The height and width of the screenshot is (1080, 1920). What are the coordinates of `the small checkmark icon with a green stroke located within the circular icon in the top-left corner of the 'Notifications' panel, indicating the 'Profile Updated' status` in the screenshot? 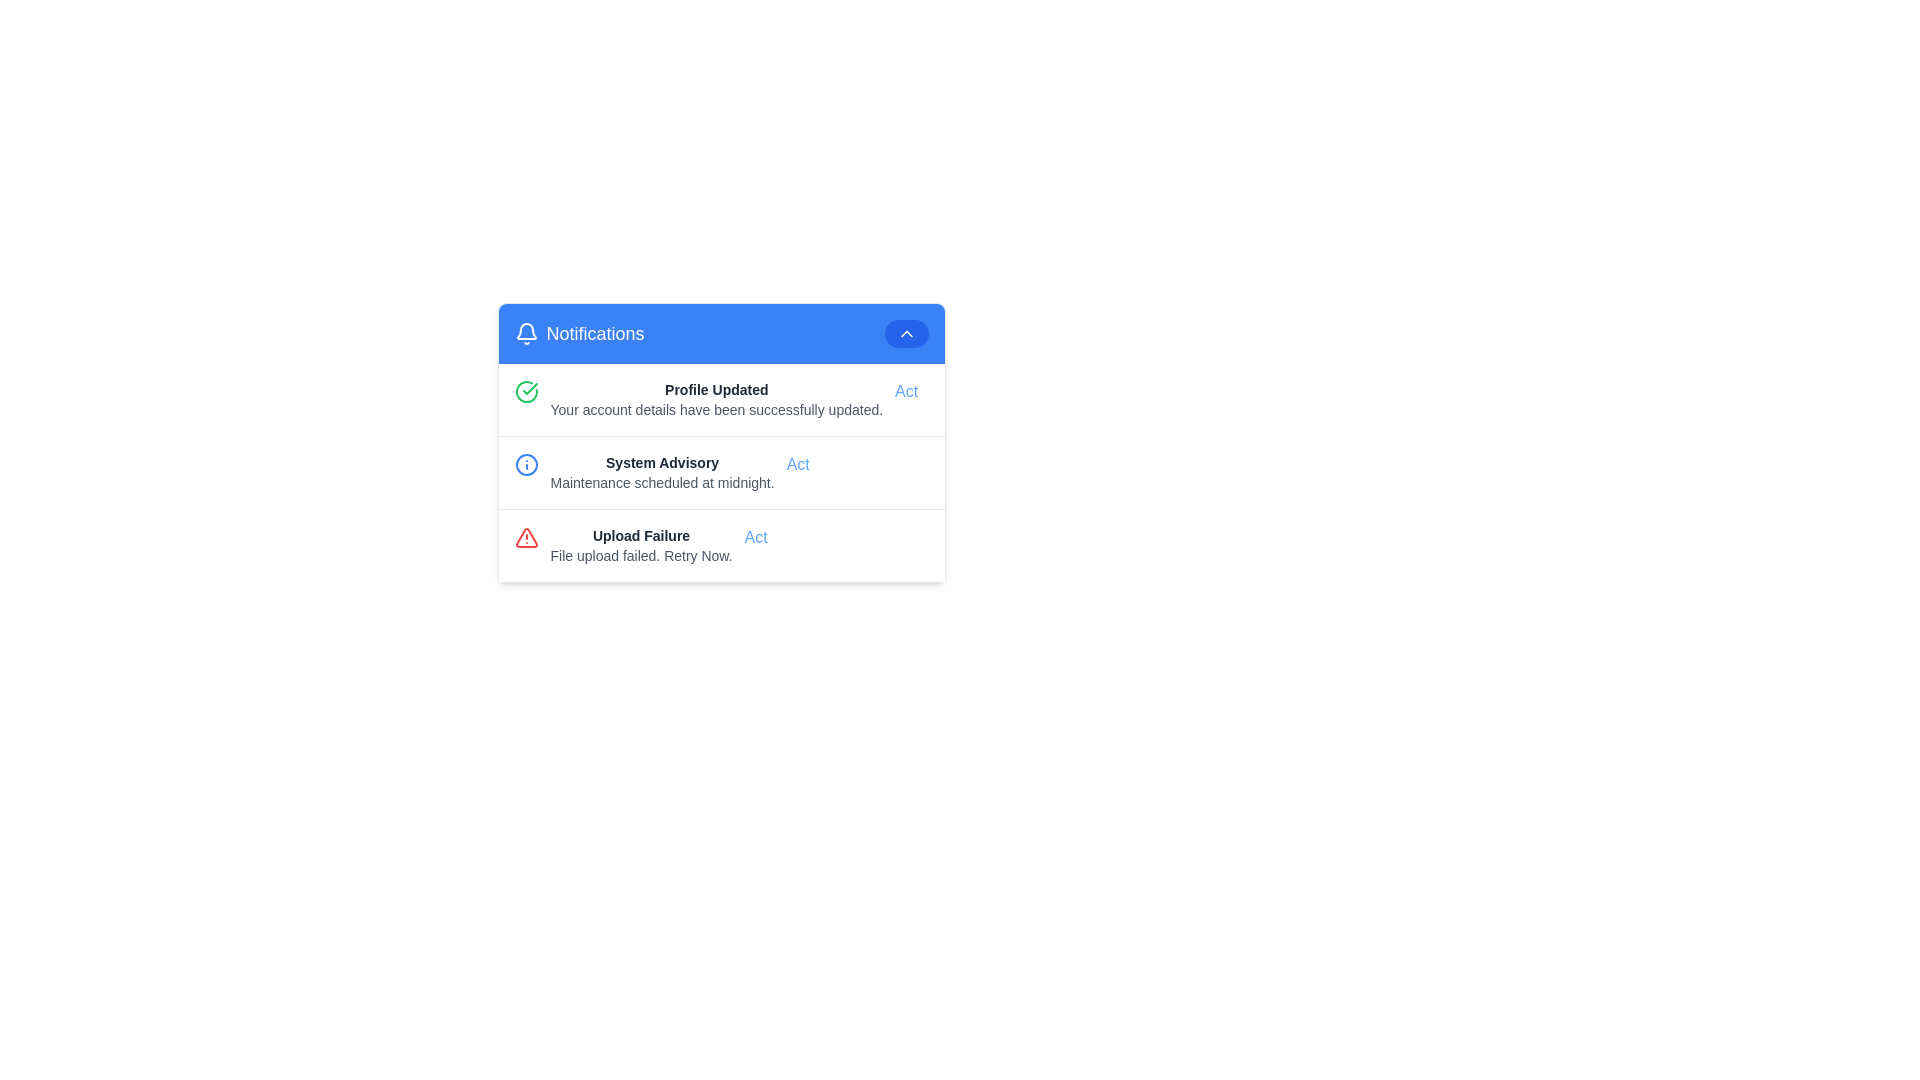 It's located at (529, 389).